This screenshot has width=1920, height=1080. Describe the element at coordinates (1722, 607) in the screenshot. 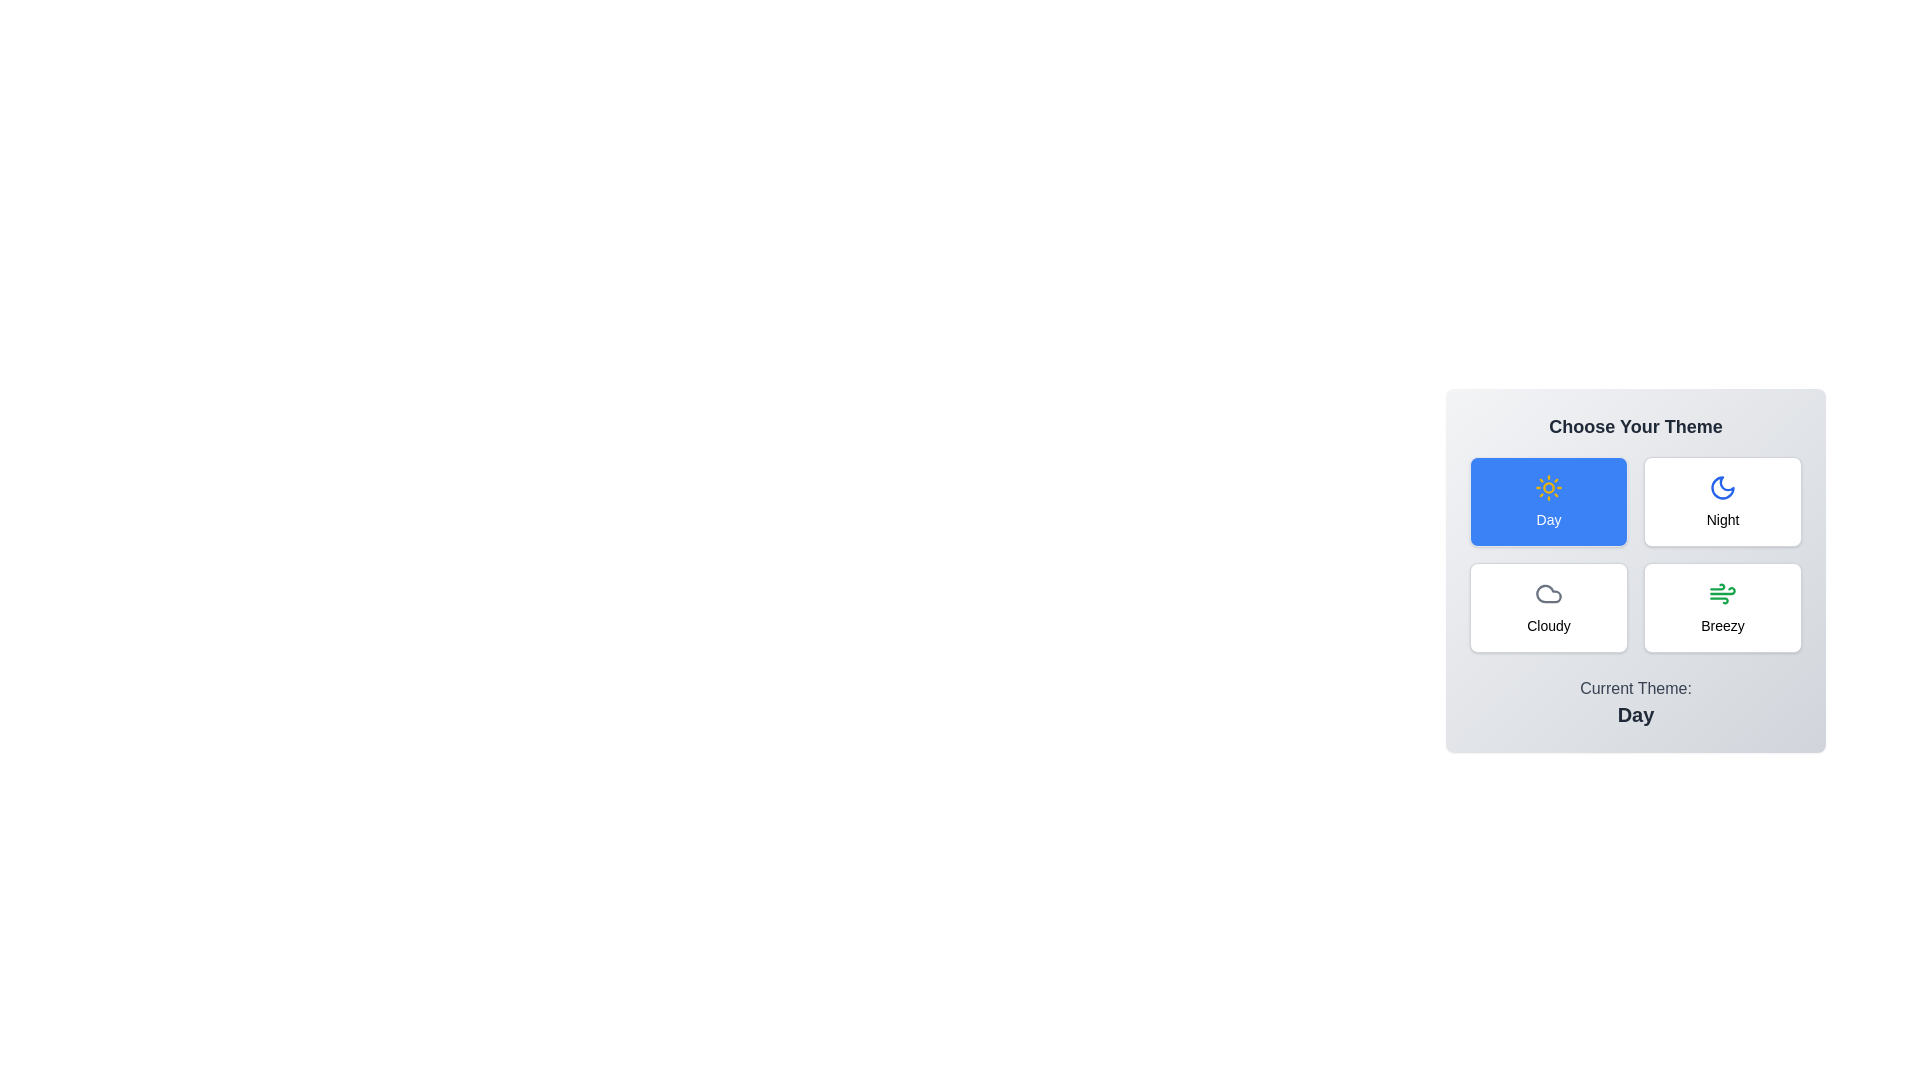

I see `the button corresponding to the theme Breezy` at that location.